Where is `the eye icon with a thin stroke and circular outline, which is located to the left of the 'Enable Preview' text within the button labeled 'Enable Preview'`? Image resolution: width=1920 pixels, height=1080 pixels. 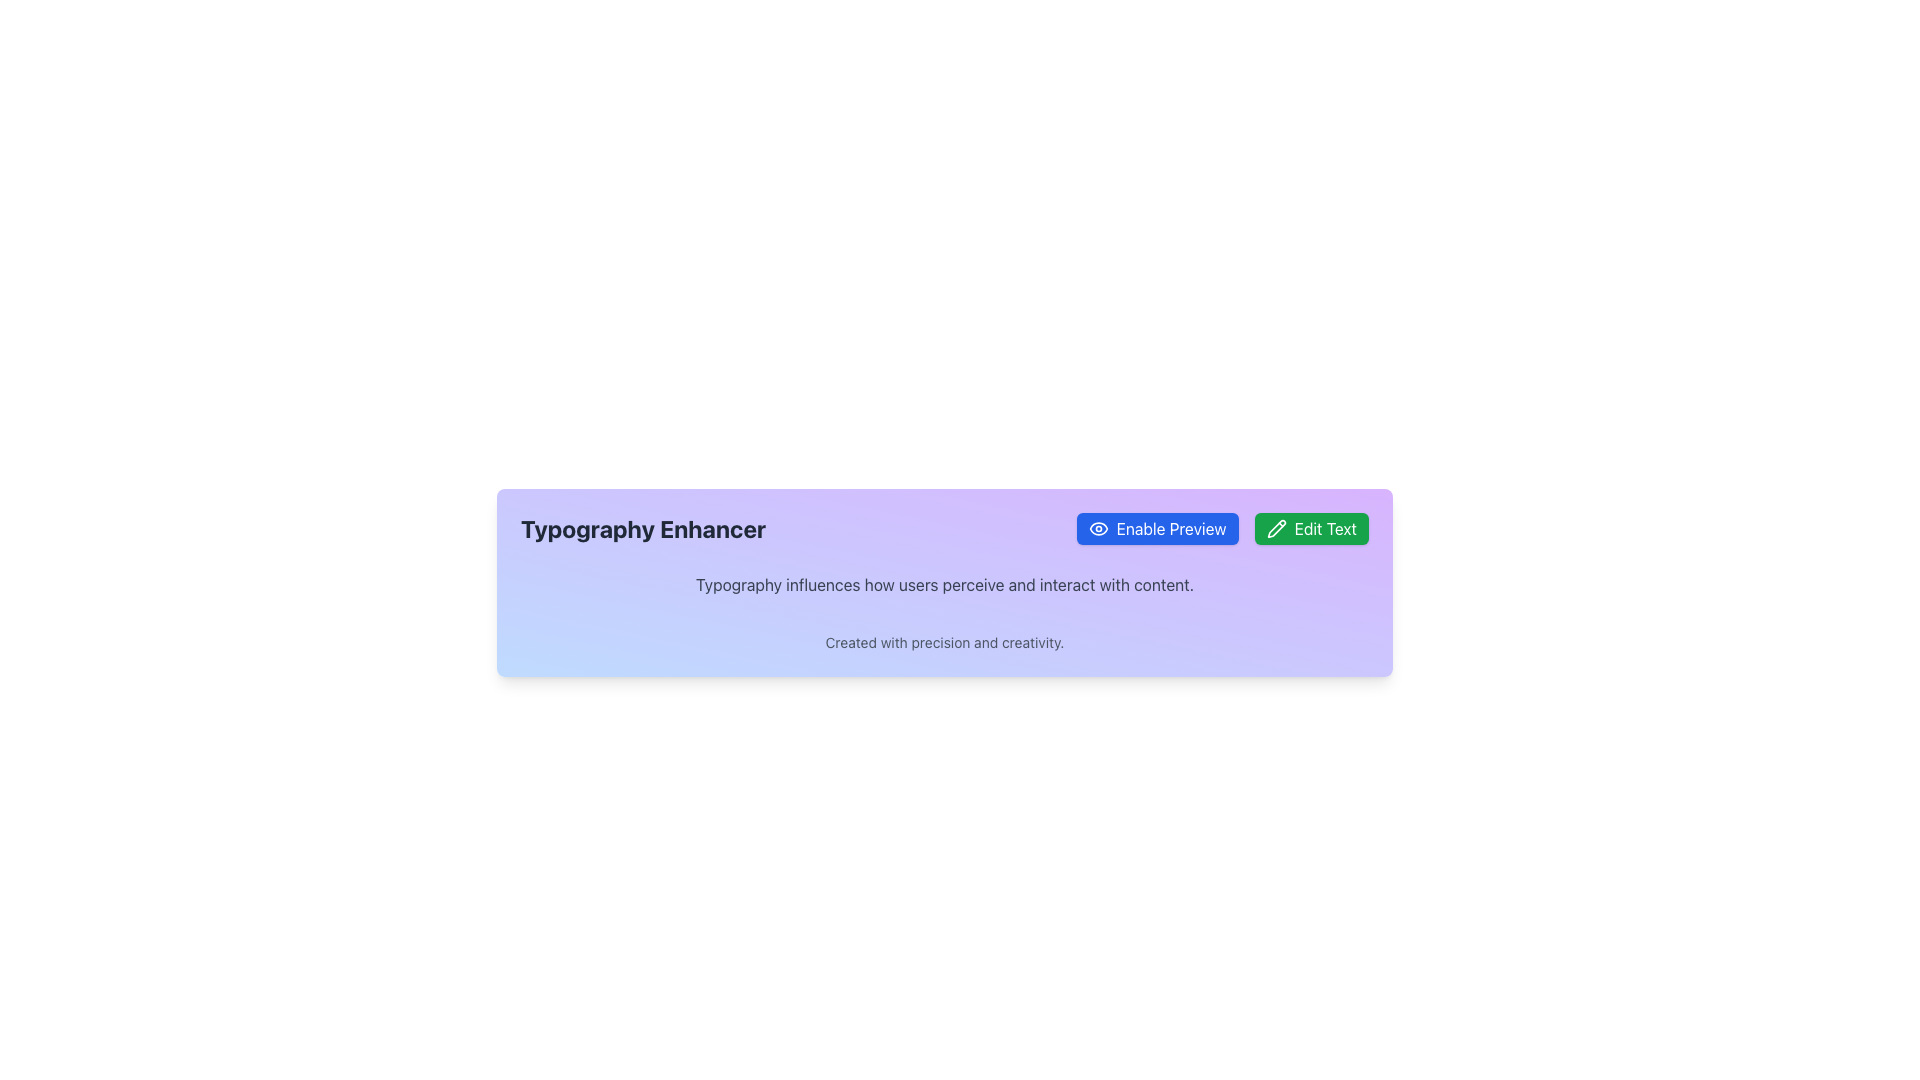 the eye icon with a thin stroke and circular outline, which is located to the left of the 'Enable Preview' text within the button labeled 'Enable Preview' is located at coordinates (1097, 527).